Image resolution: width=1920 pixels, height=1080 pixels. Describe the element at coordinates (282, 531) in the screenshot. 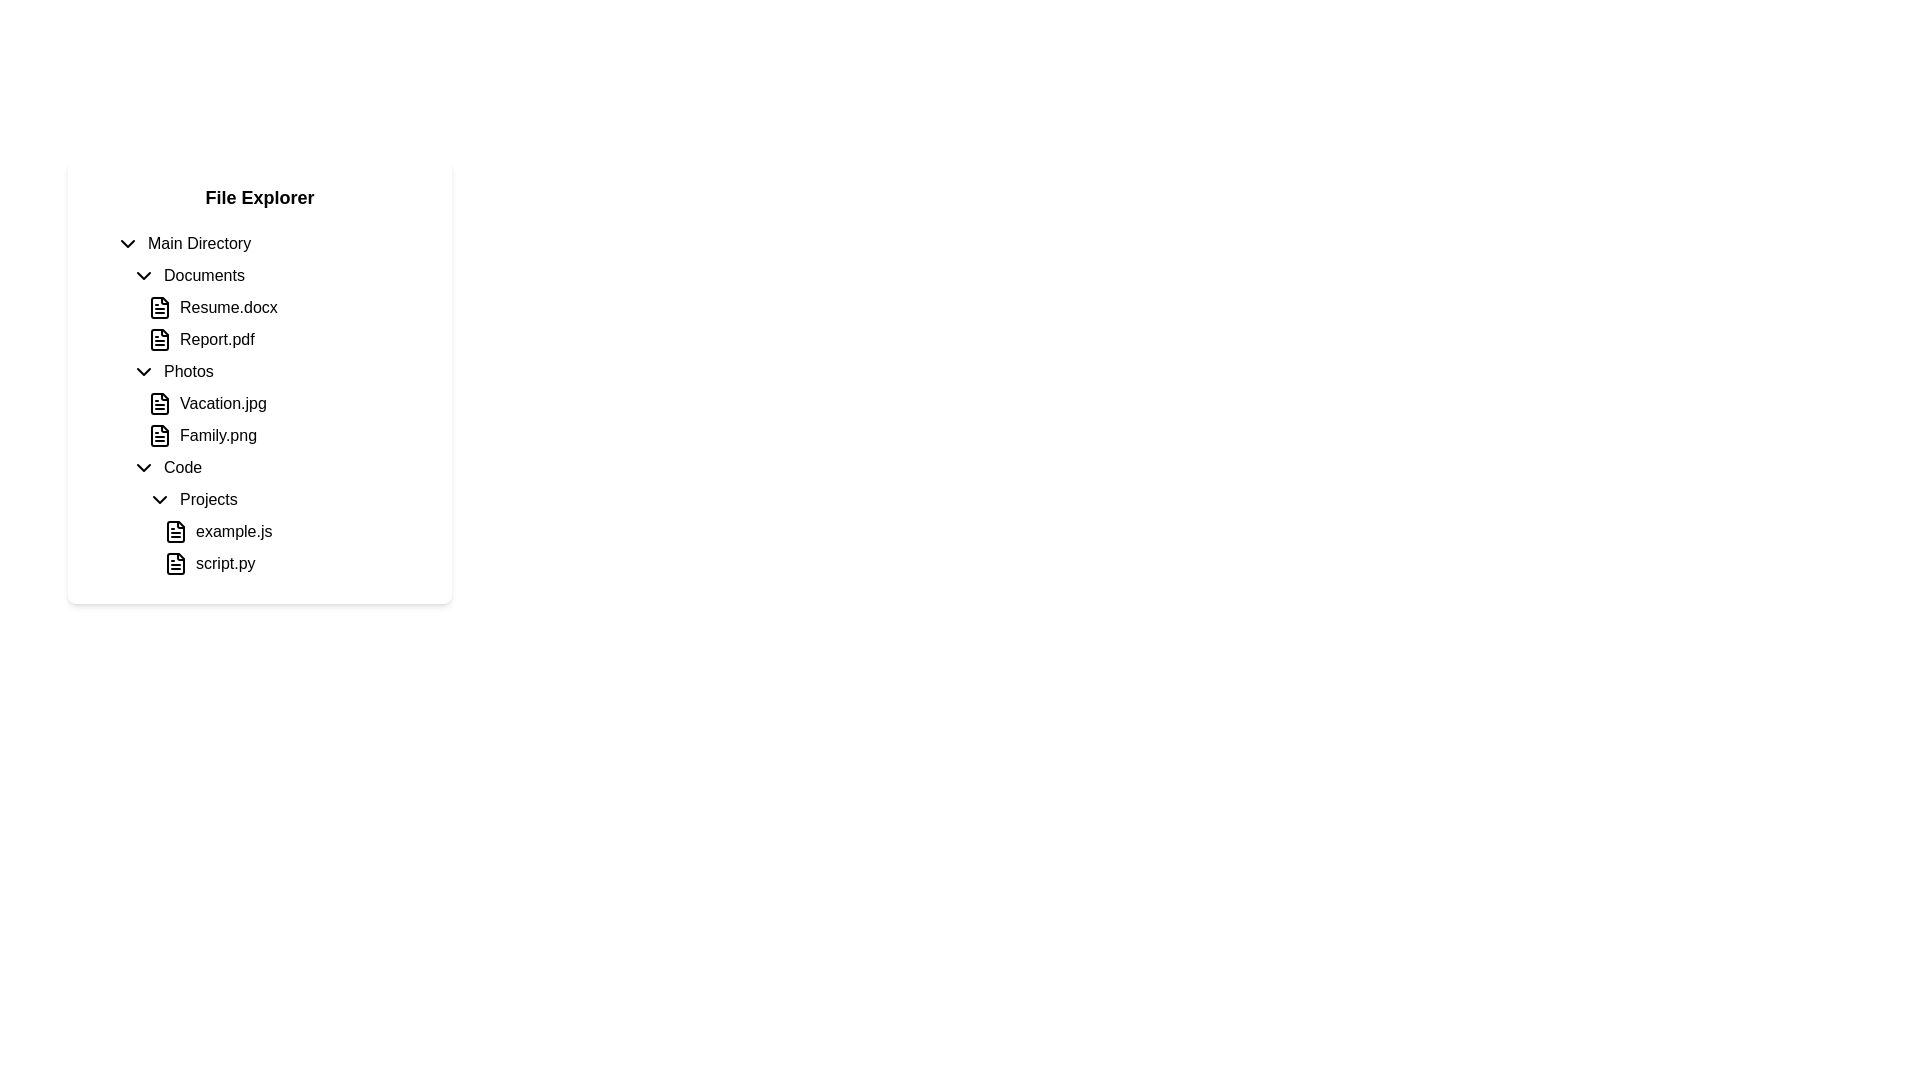

I see `the file entry labeled 'example.js' in the 'Projects' directory of the file explorer` at that location.